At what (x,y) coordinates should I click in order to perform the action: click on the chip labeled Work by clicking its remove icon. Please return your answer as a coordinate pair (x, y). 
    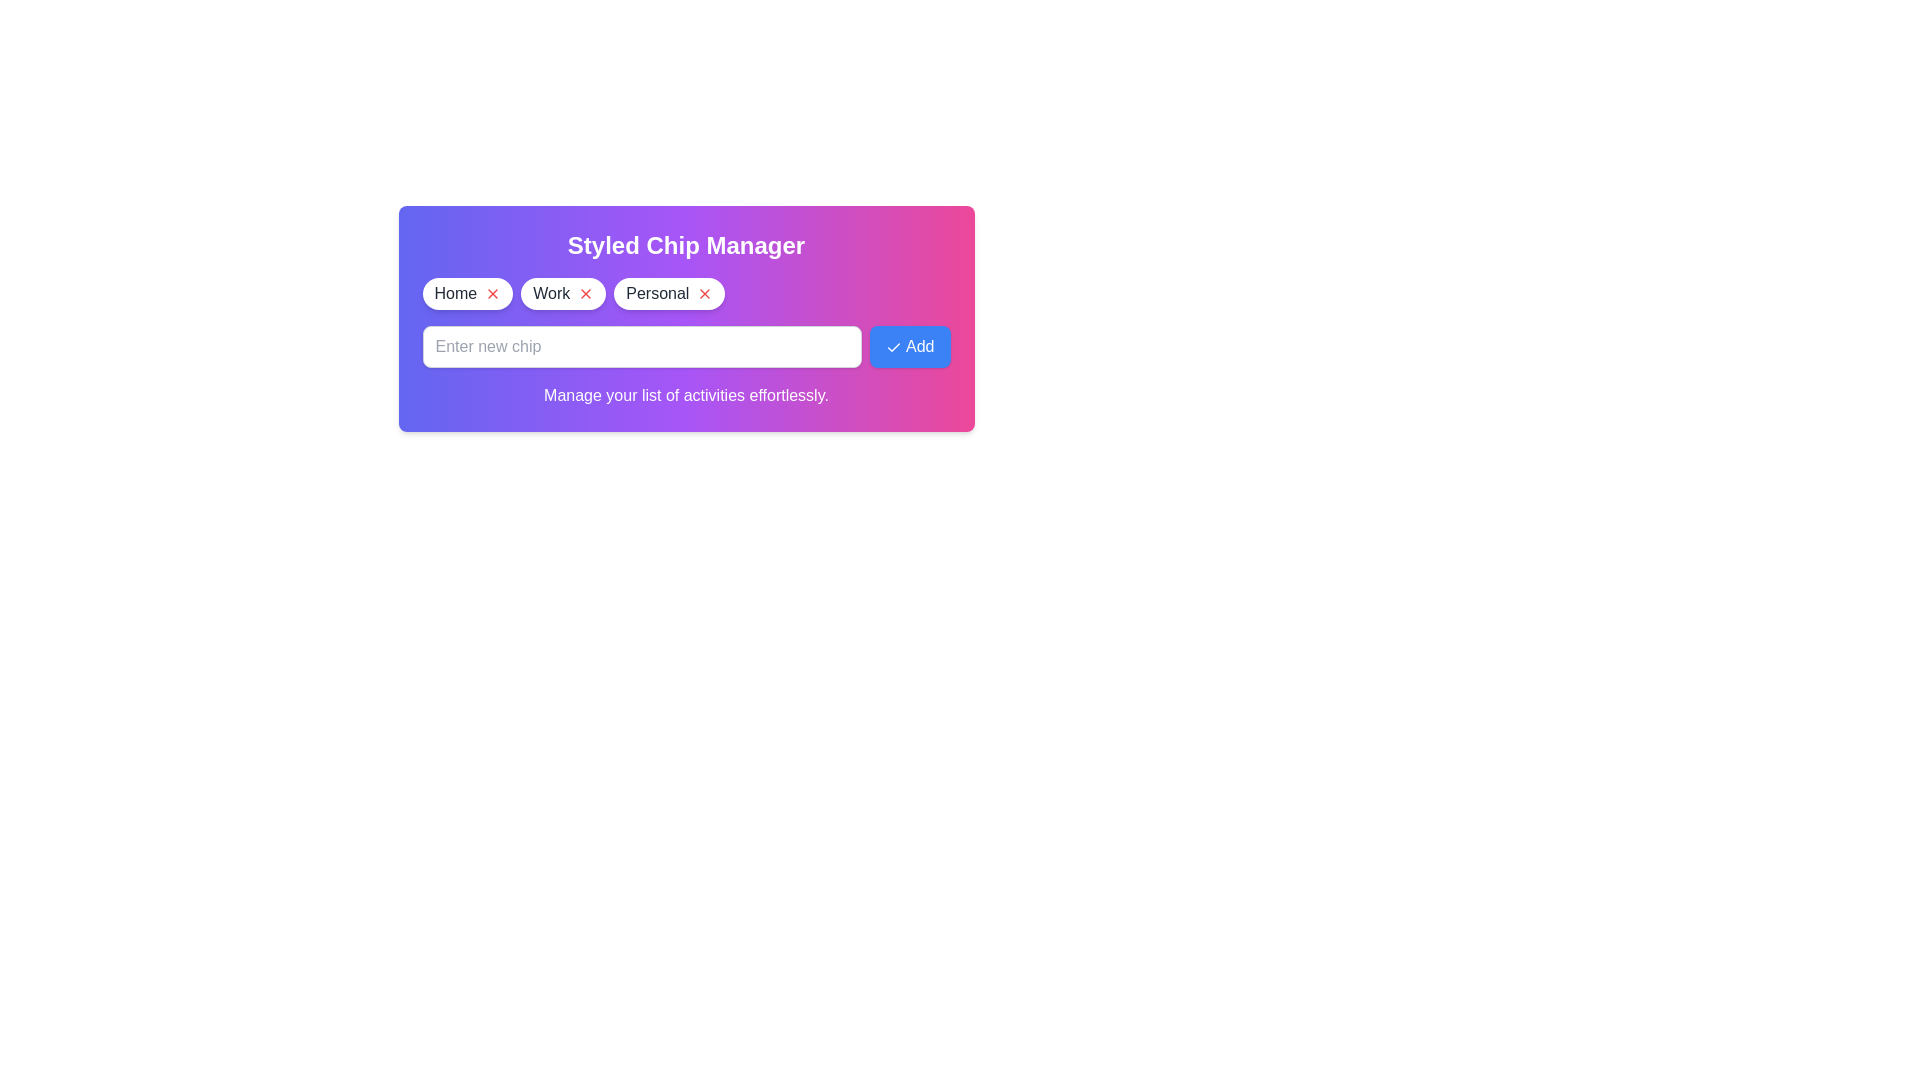
    Looking at the image, I should click on (585, 293).